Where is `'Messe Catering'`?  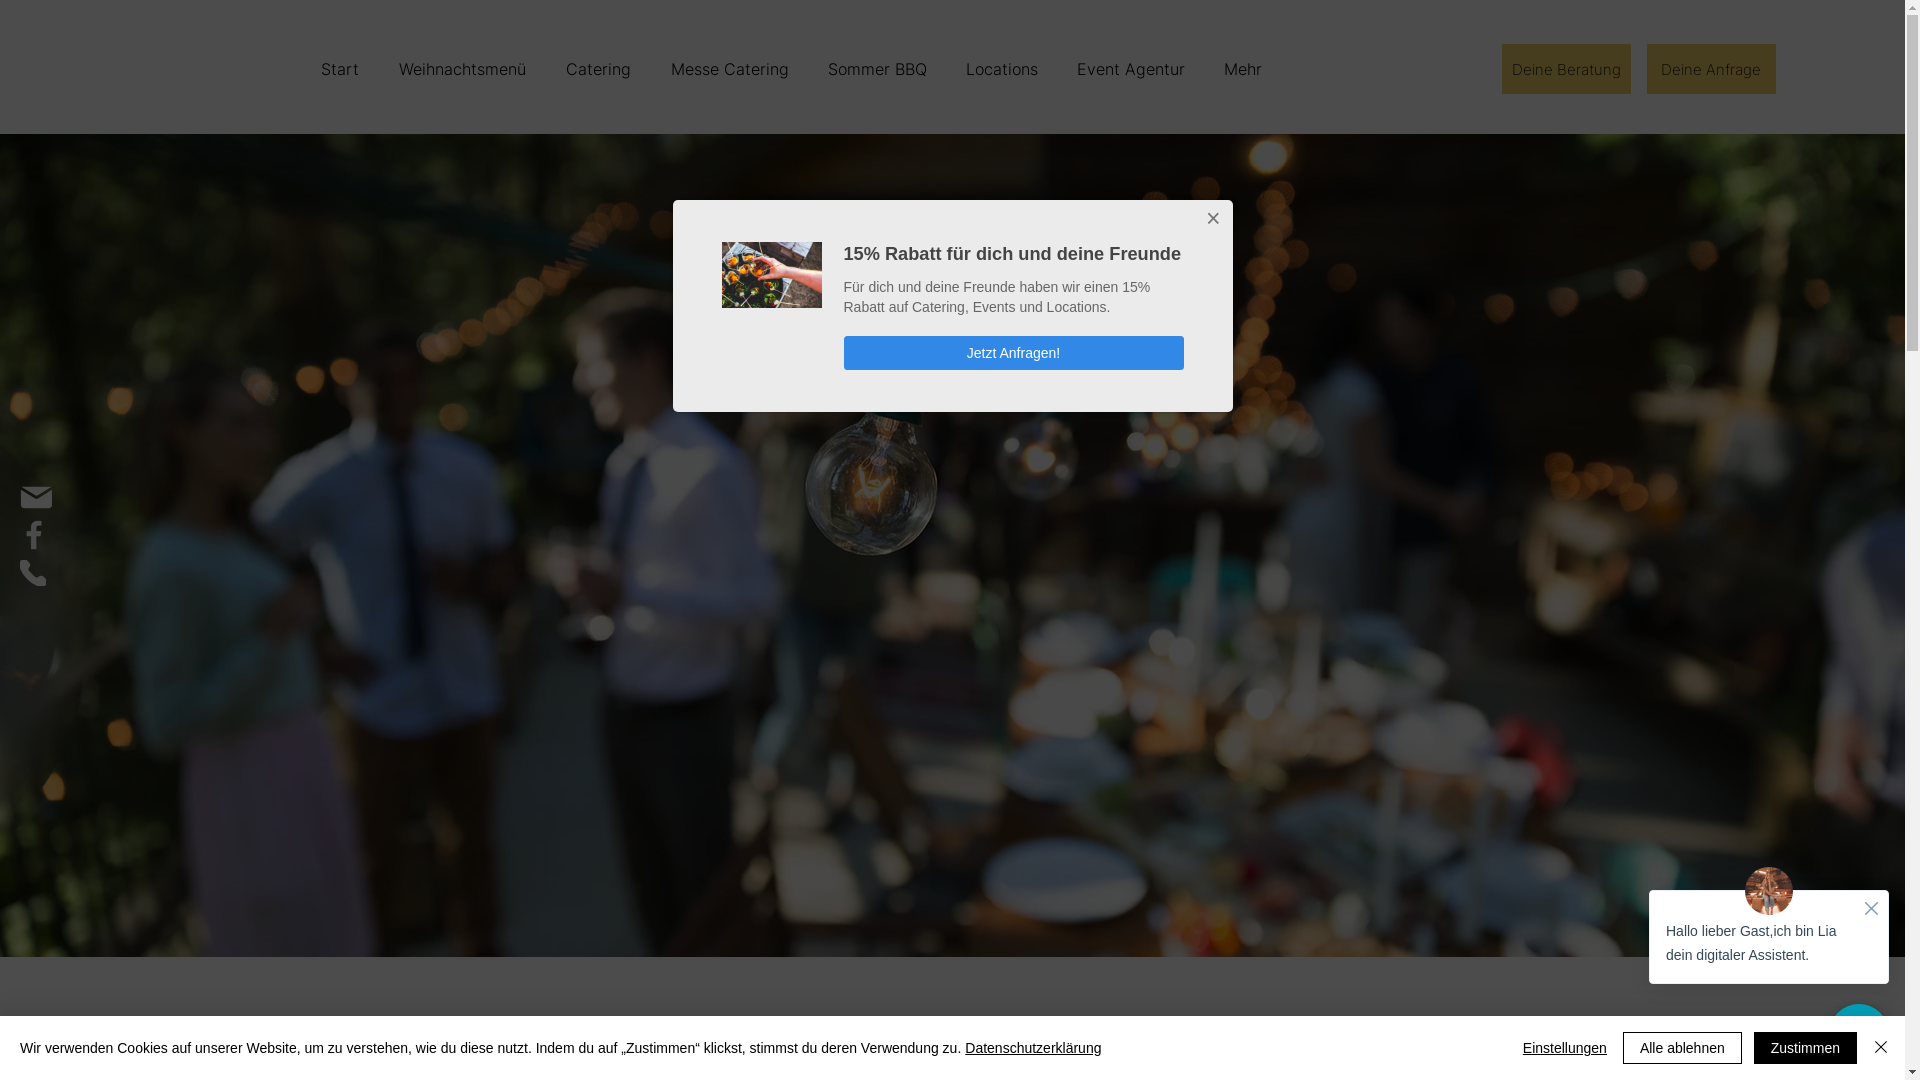
'Messe Catering' is located at coordinates (727, 68).